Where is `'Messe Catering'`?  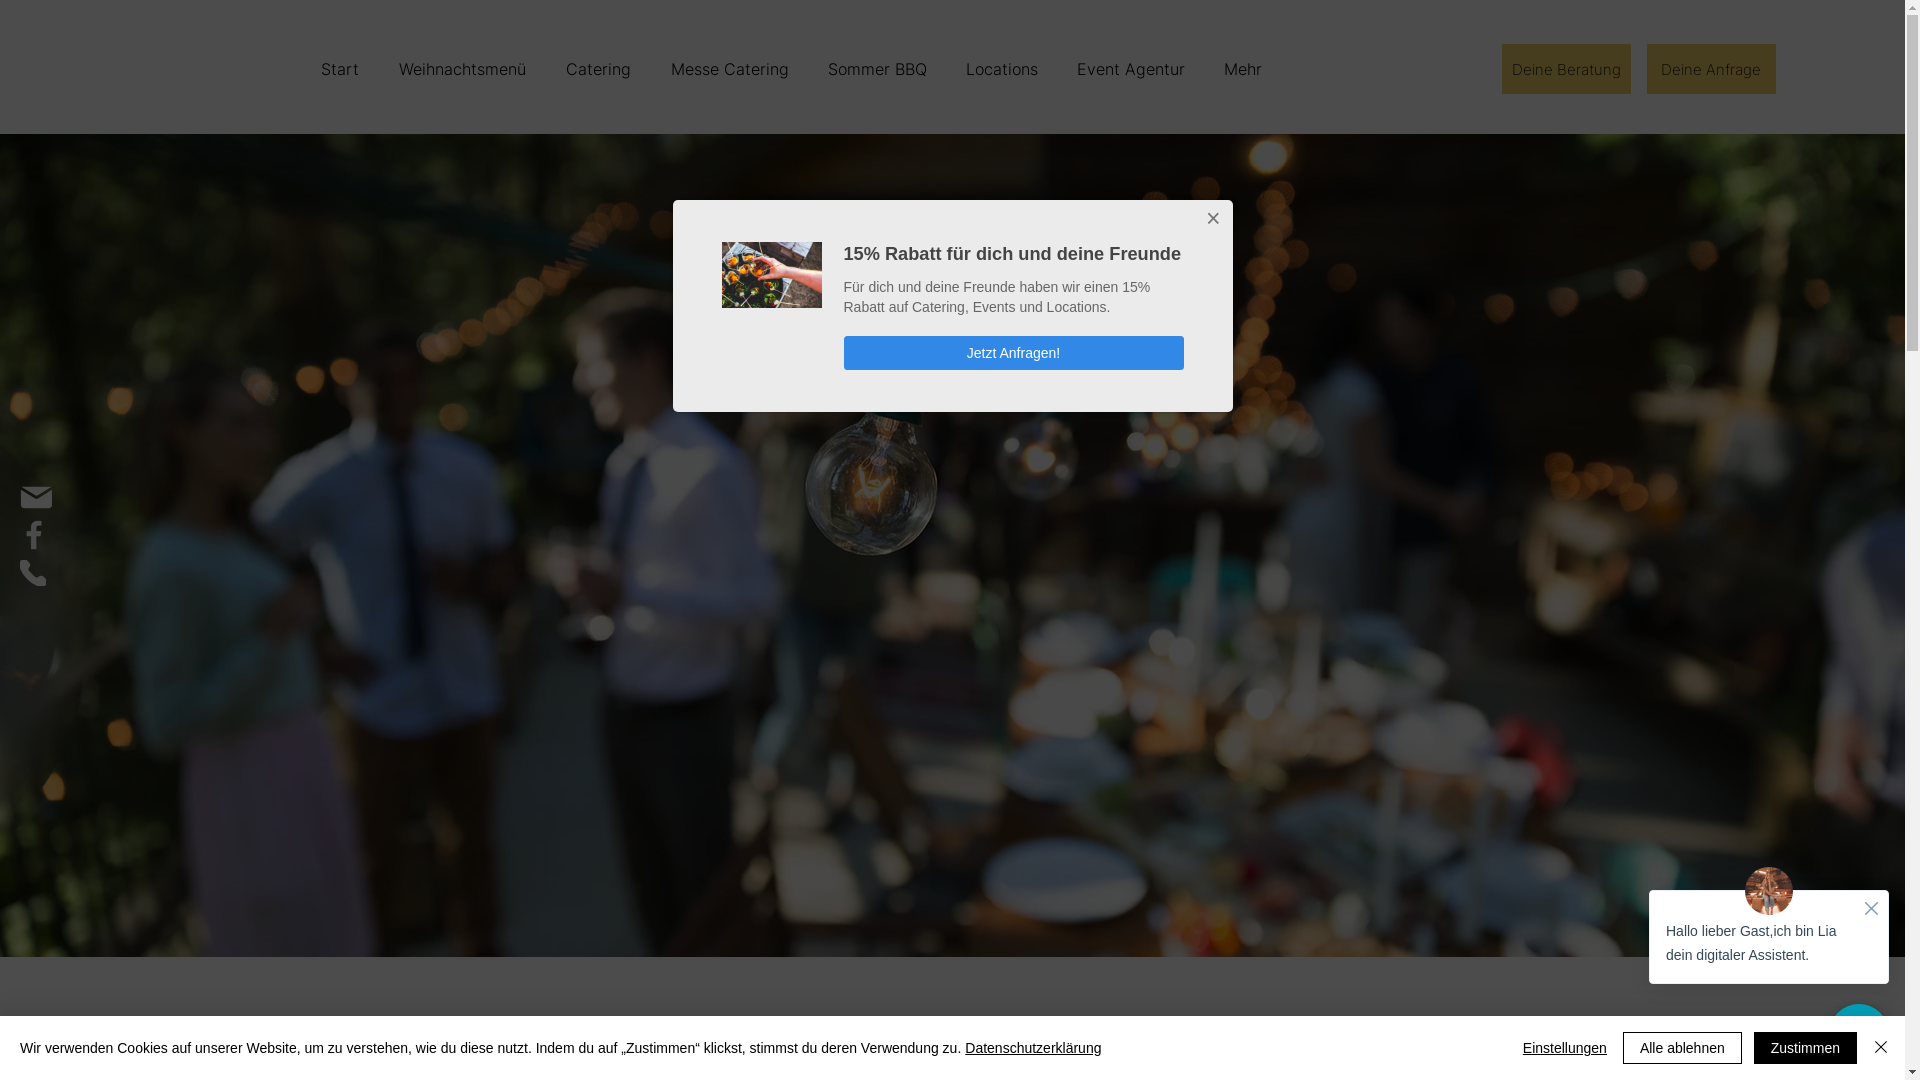
'Messe Catering' is located at coordinates (727, 68).